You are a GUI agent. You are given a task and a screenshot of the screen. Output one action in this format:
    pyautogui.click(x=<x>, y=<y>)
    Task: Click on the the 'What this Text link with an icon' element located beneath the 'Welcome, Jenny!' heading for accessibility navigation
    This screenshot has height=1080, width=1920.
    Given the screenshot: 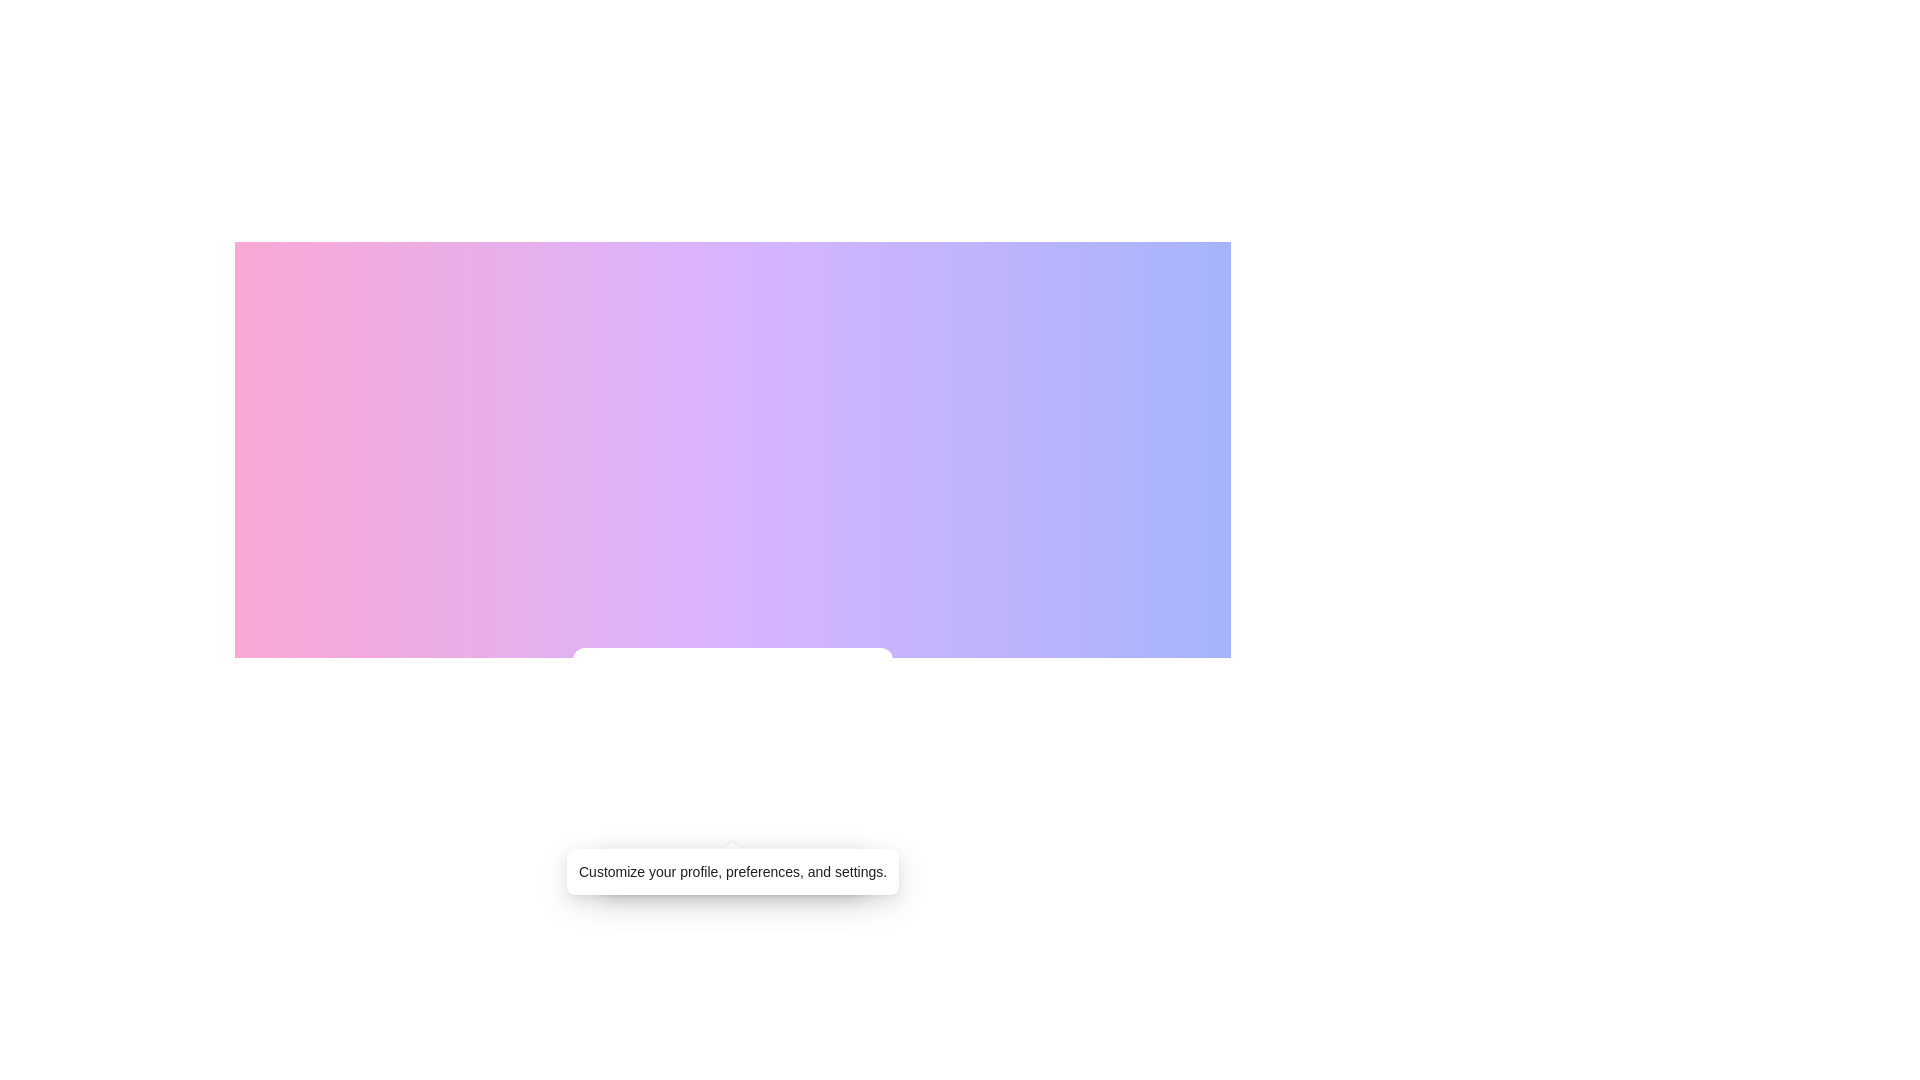 What is the action you would take?
    pyautogui.click(x=732, y=824)
    